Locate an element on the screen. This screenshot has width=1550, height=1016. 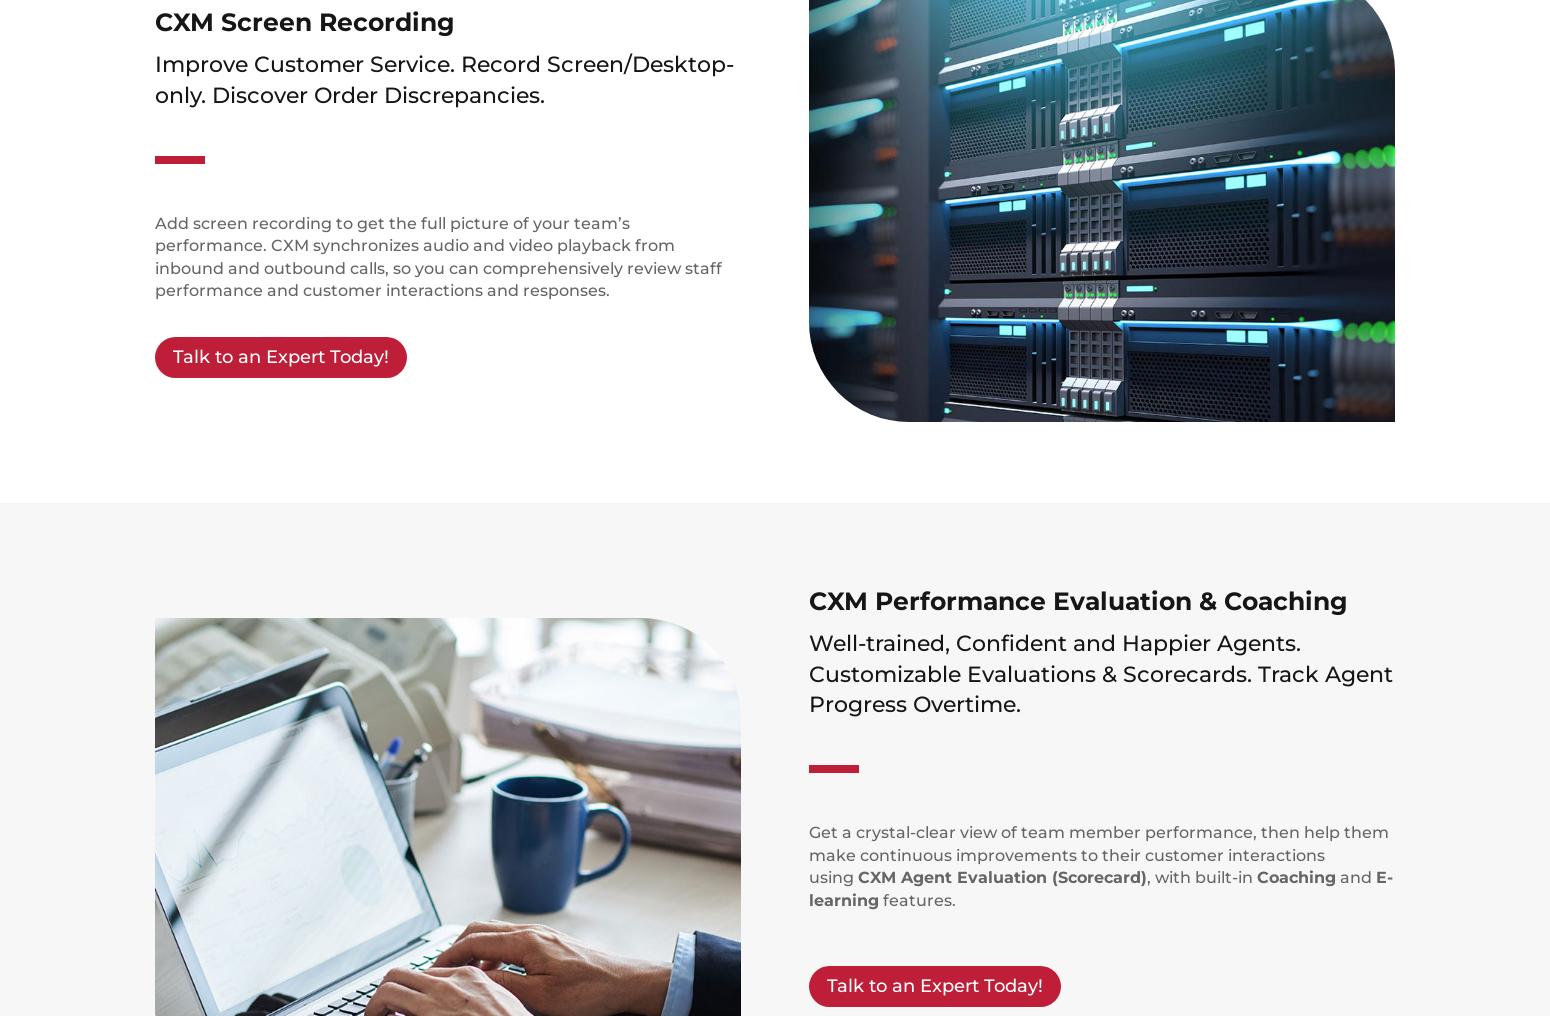
'Get a crystal-clear view of team member performance, then help them make continuous improvements to their customer interactions using' is located at coordinates (807, 854).